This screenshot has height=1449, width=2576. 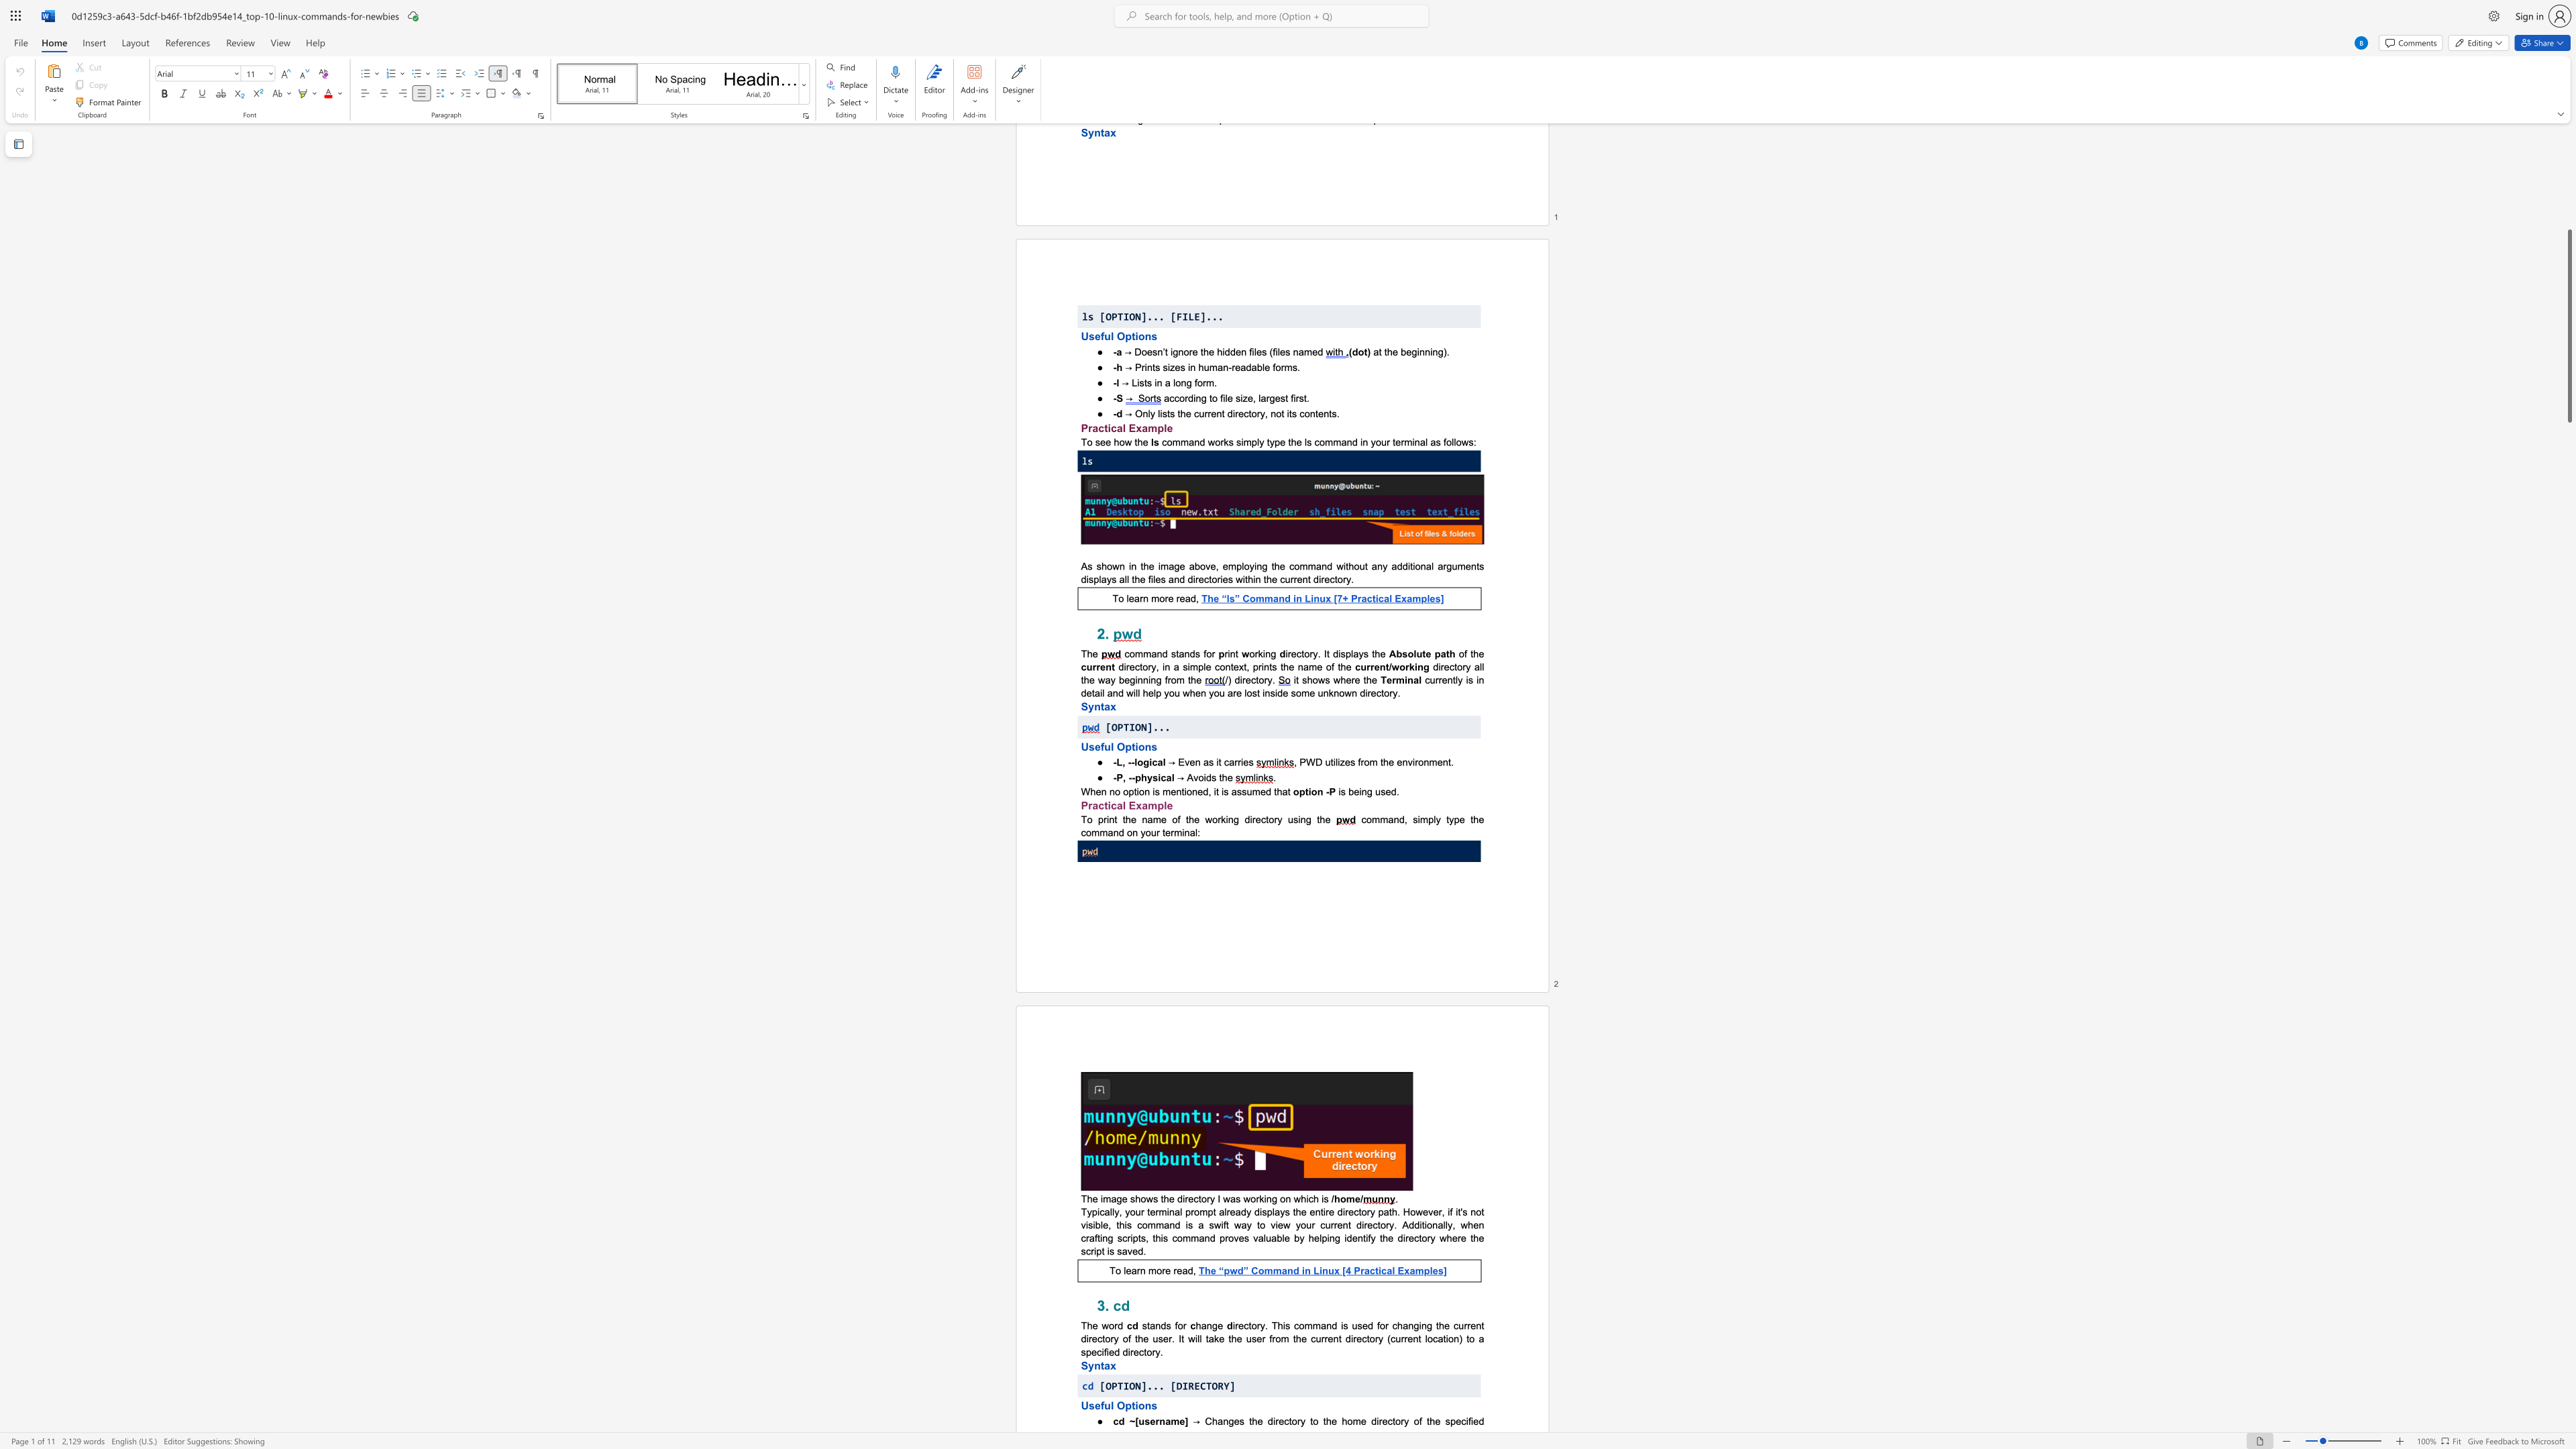 I want to click on the subset text ") to a specified dire" within the text "irectory. This command is used for changing the current directory of the user. It will take the user from the current directory (current location) to a specified directory.", so click(x=1457, y=1339).